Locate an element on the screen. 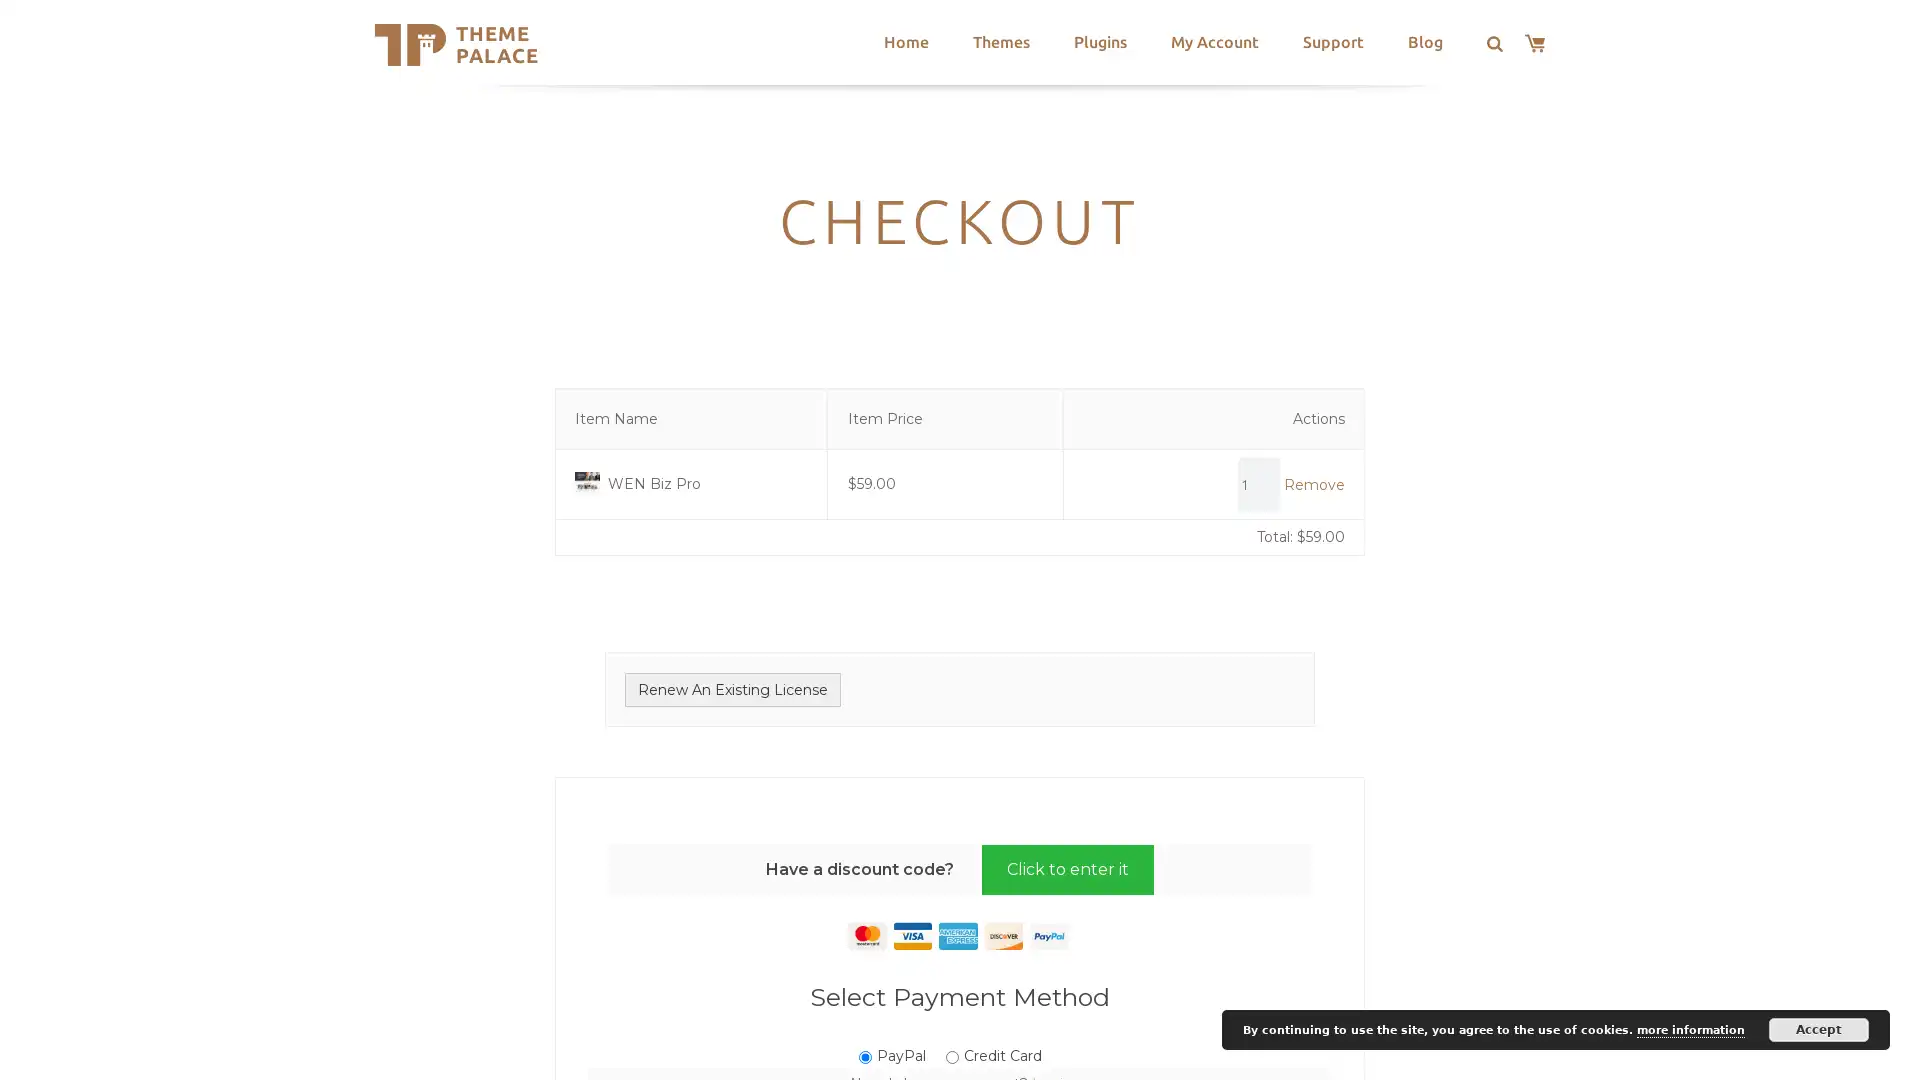  Search is located at coordinates (617, 45).